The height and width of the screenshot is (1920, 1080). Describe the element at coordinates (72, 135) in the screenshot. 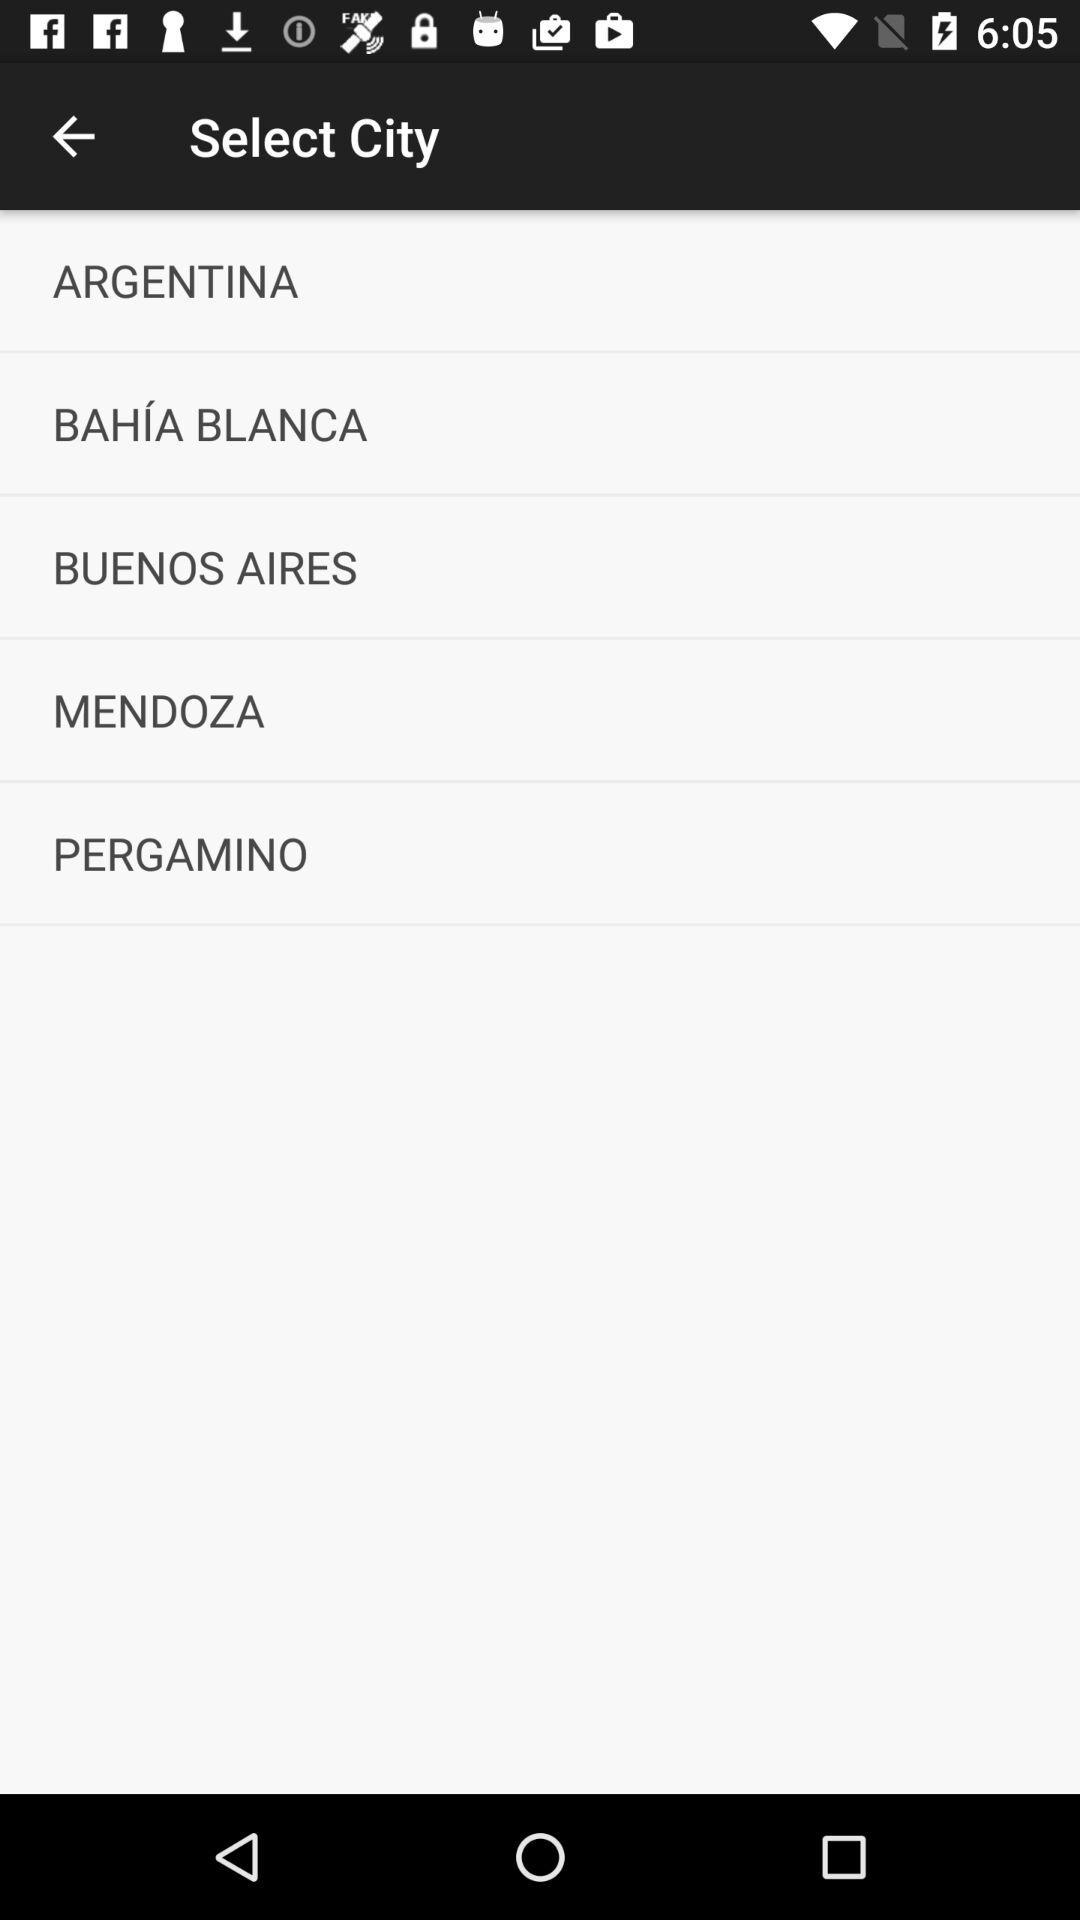

I see `icon next to select city` at that location.